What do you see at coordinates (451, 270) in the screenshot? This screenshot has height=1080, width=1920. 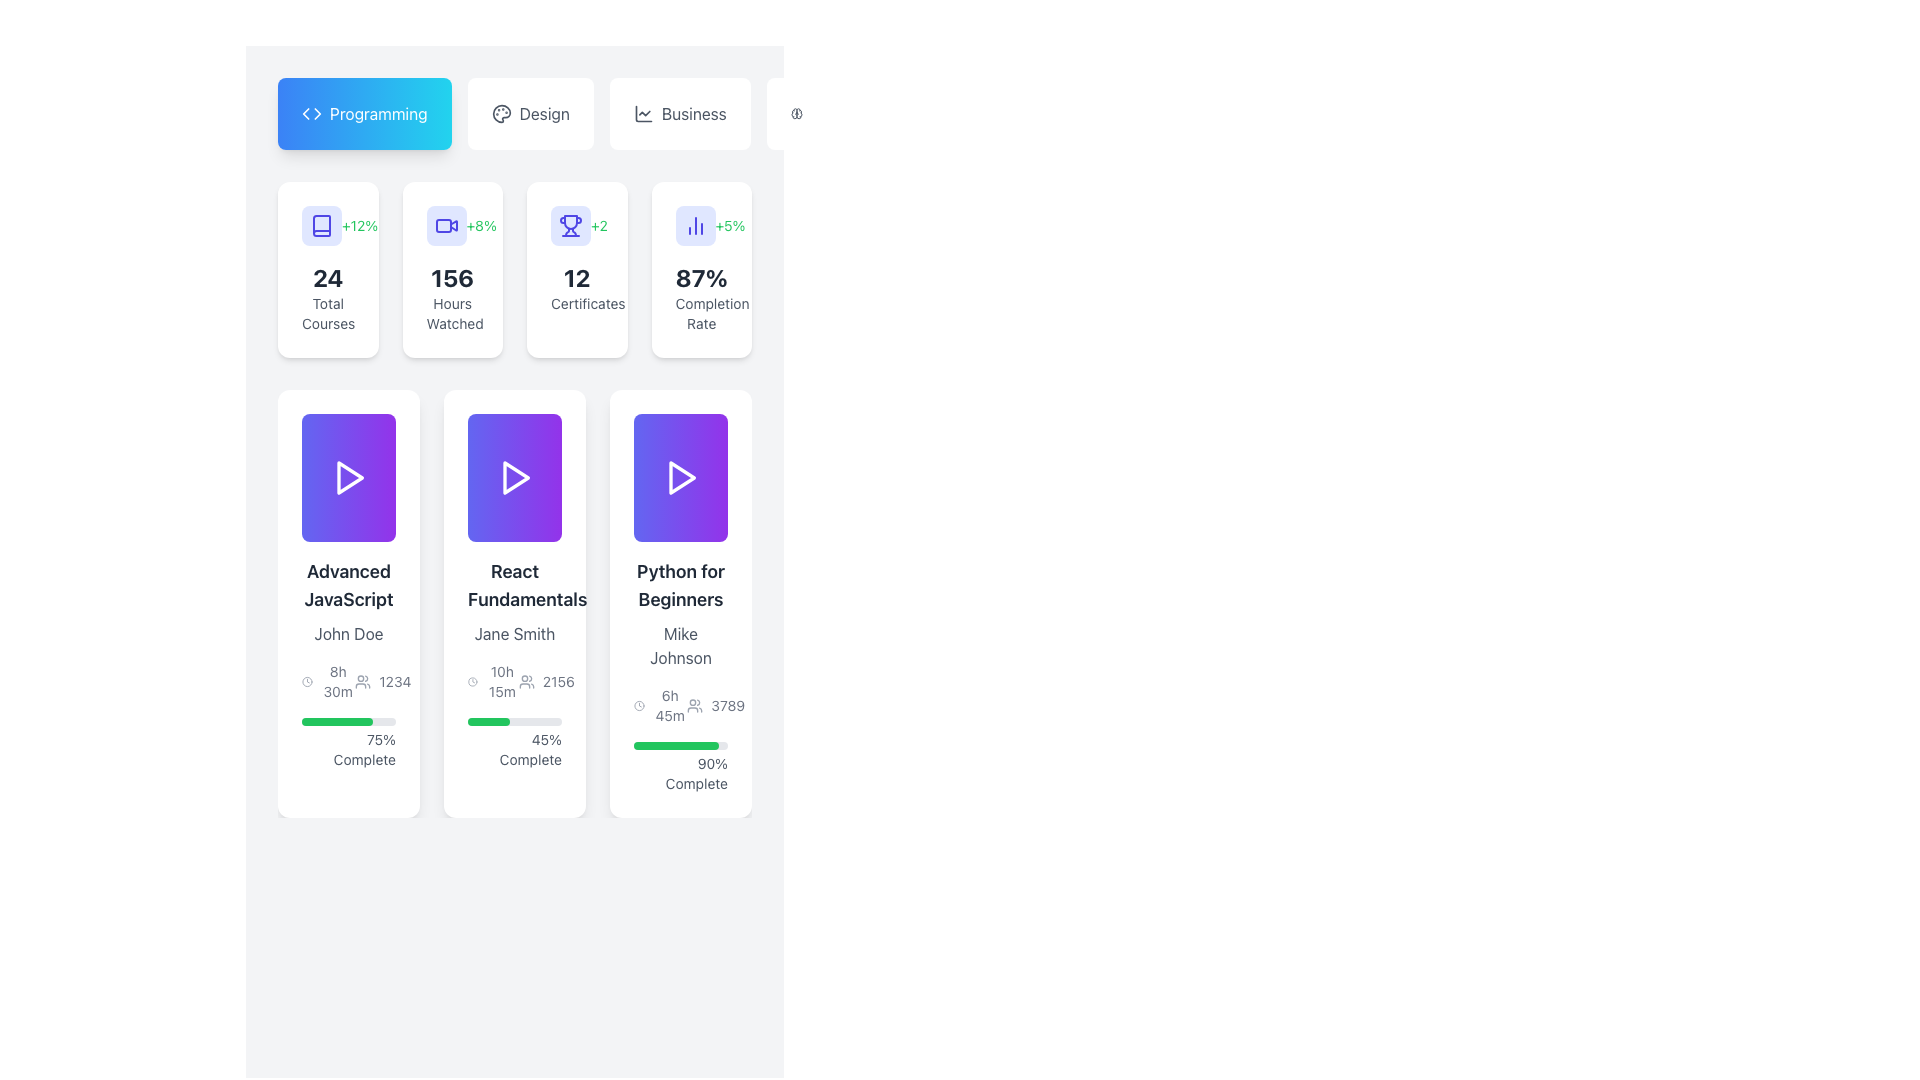 I see `the information displayed on the second Display card, which includes a camera icon, a green '+8%' label, the number '156' in bold, and the text 'Hours Watched'` at bounding box center [451, 270].